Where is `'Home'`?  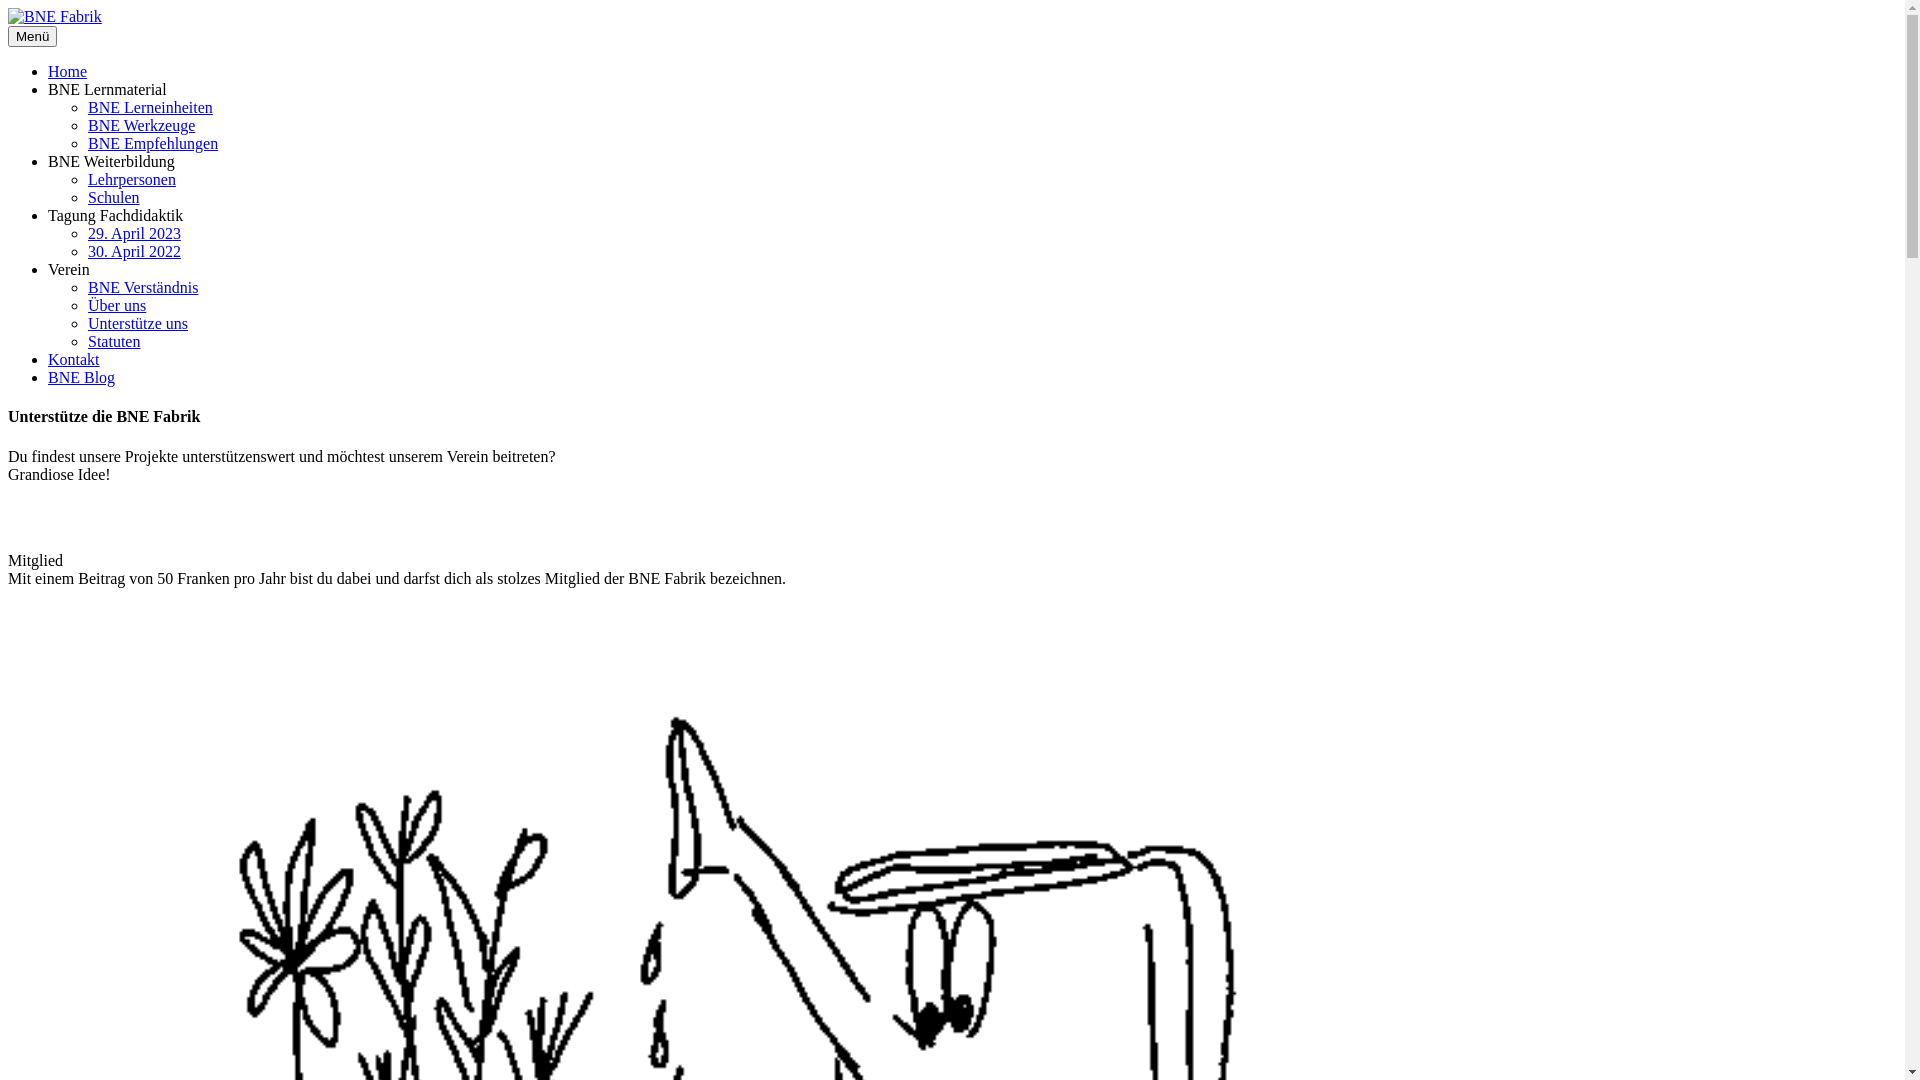 'Home' is located at coordinates (67, 70).